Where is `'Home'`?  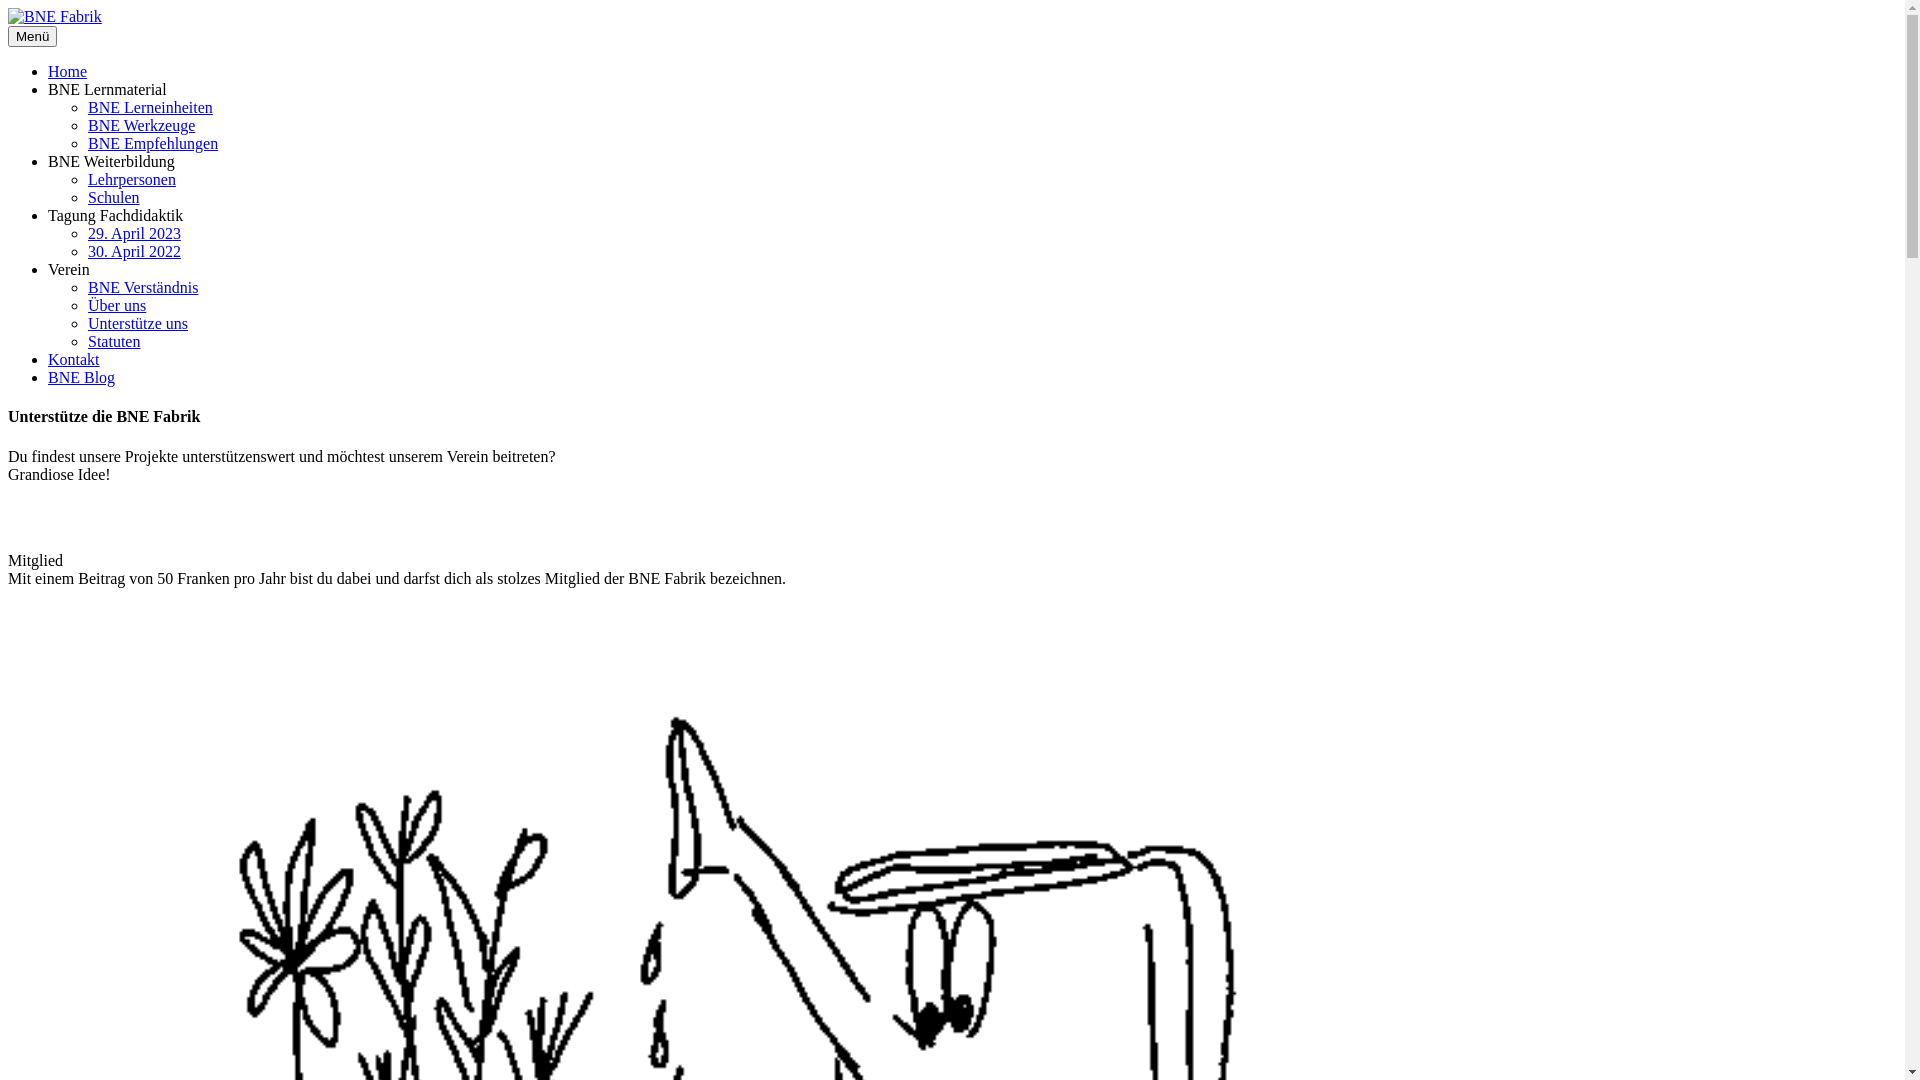 'Home' is located at coordinates (67, 70).